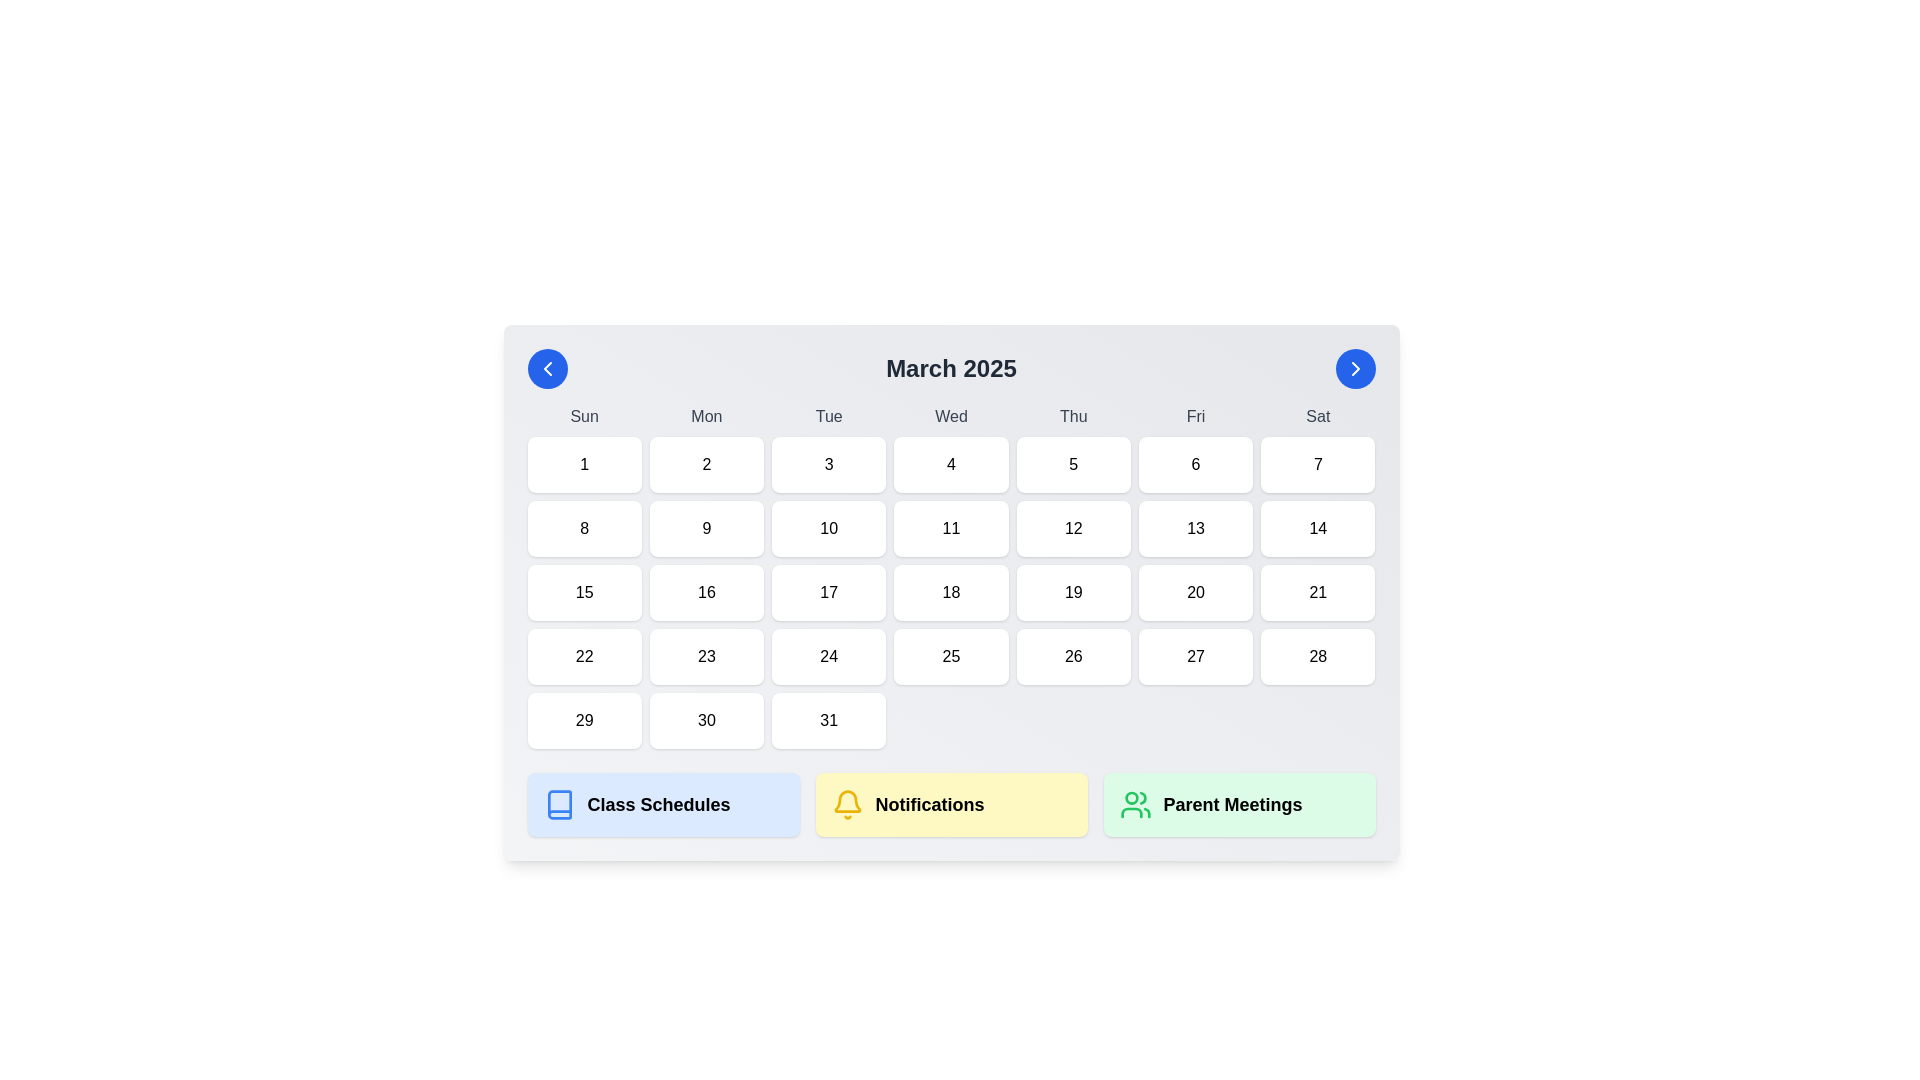 This screenshot has width=1920, height=1080. I want to click on the calendar grid cell representing the date '18' in March 2025, so click(950, 577).